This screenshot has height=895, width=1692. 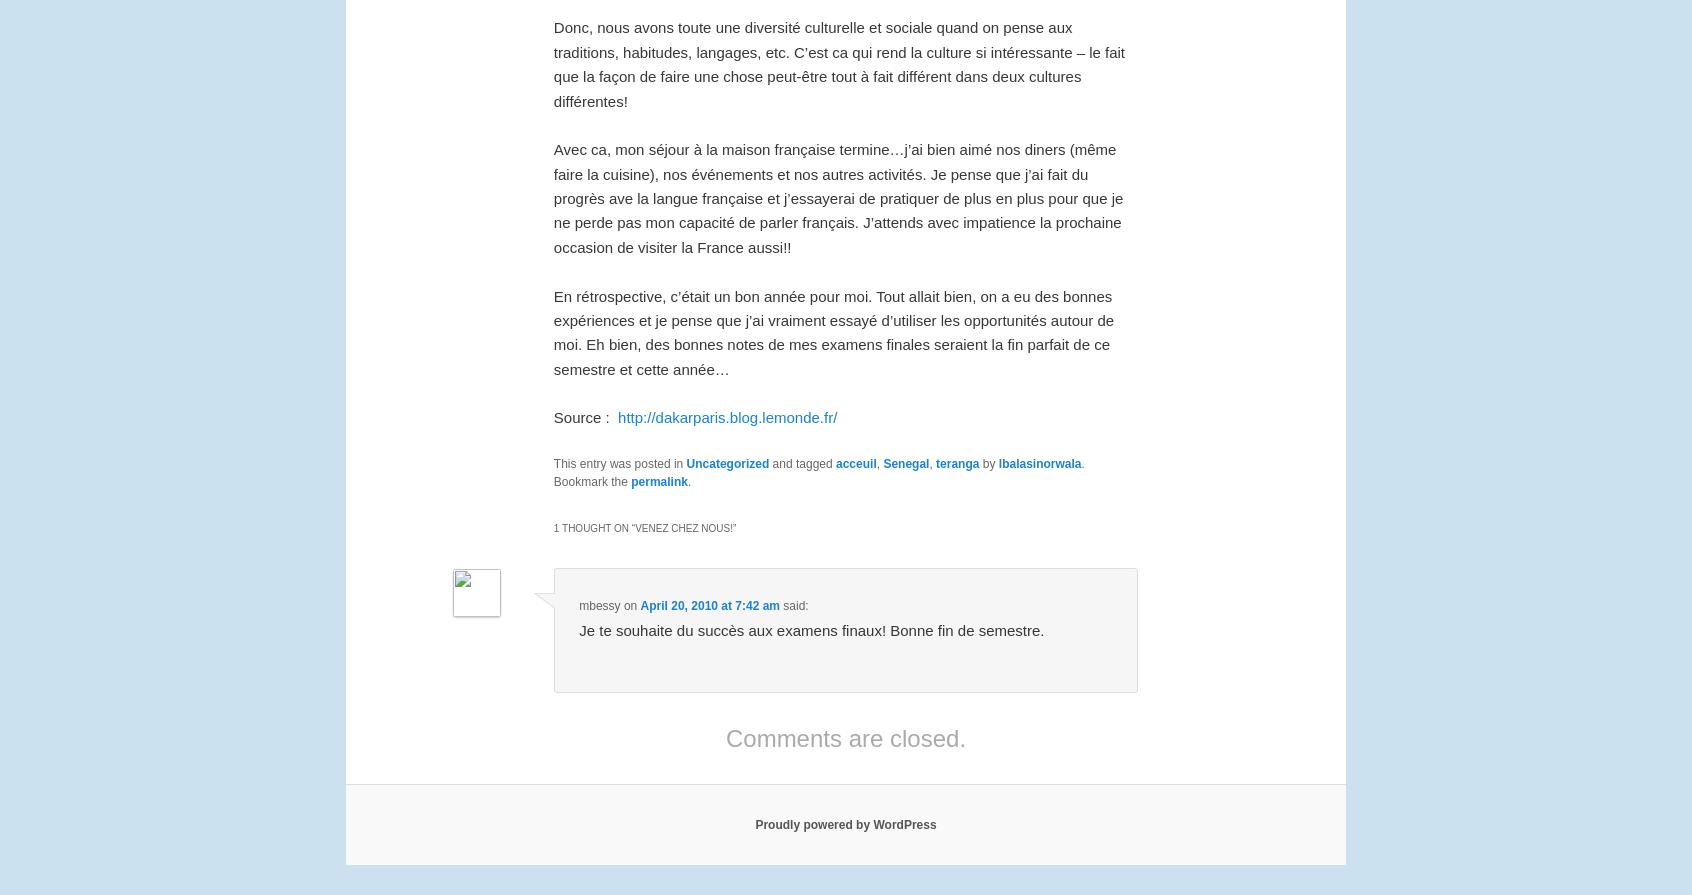 I want to click on 'Uncategorized', so click(x=685, y=462).